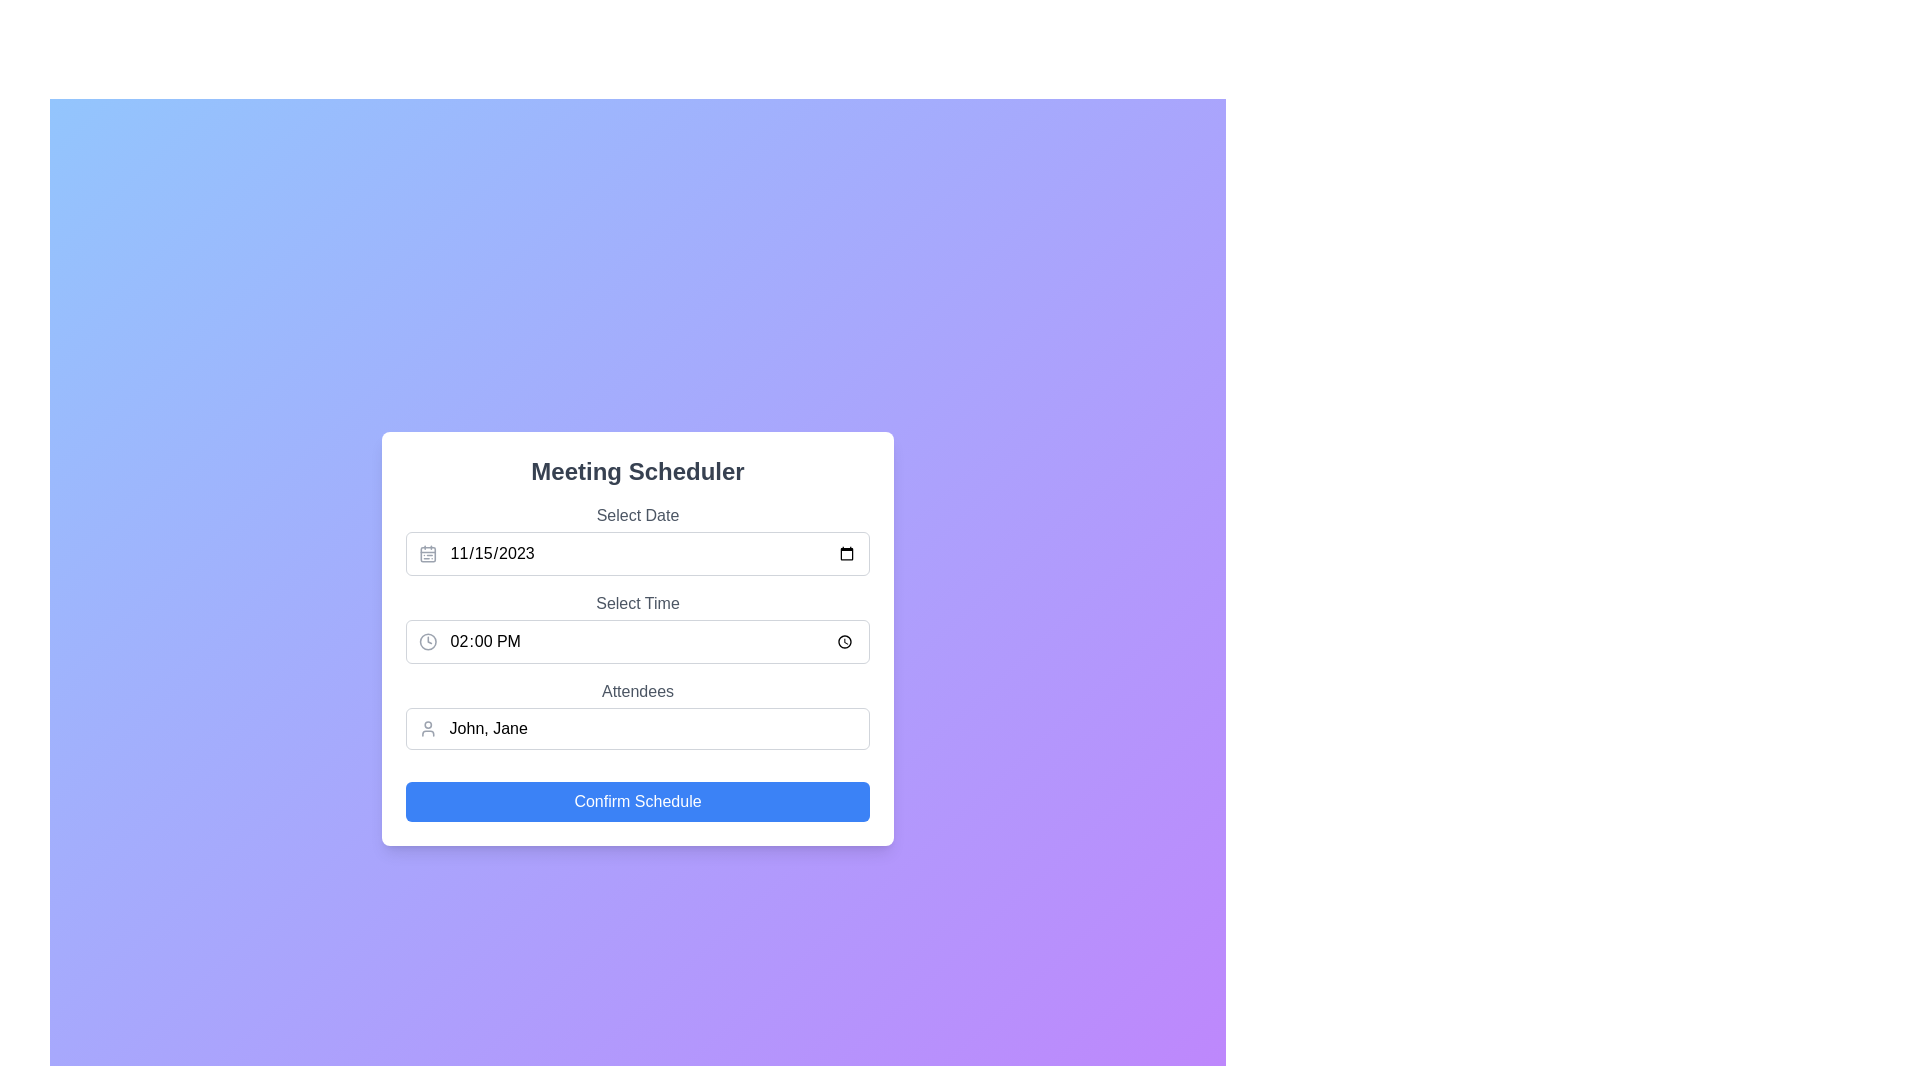  I want to click on the SVG clock icon located at the top left corner of the 'Select Time' input field, positioned before the time value '02:00 PM', so click(427, 641).